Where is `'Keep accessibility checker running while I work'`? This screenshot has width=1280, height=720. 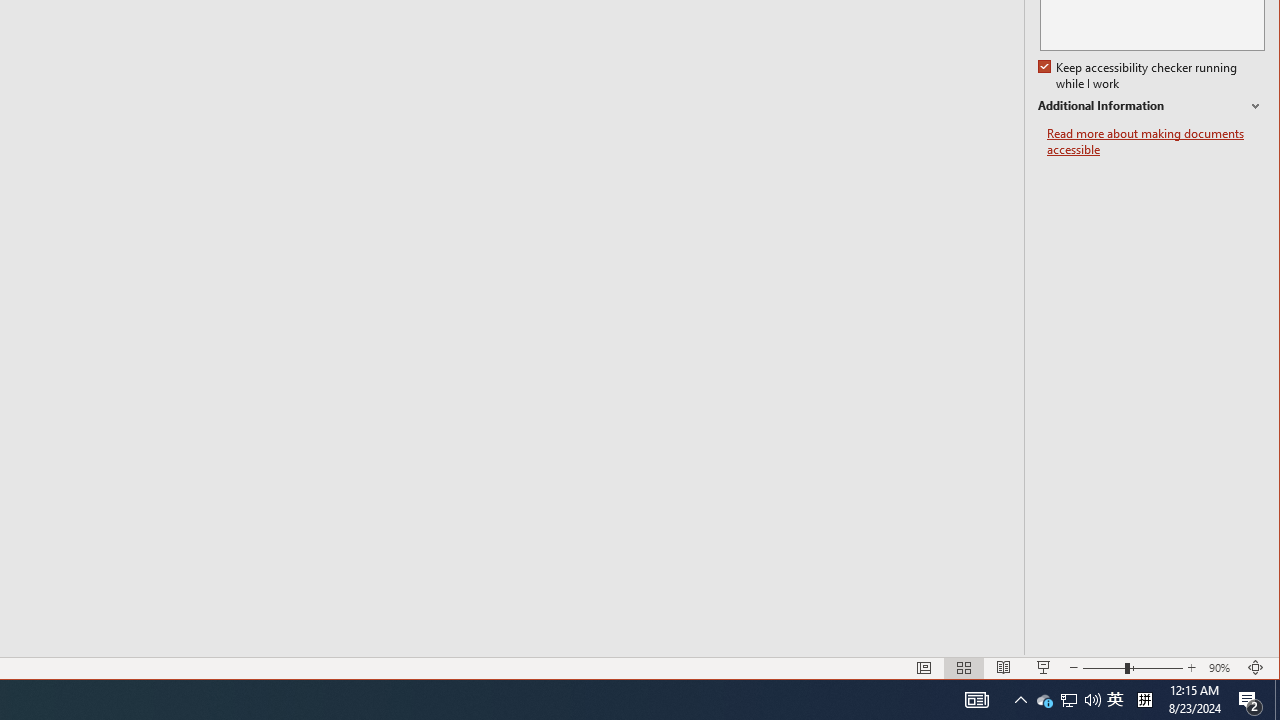
'Keep accessibility checker running while I work' is located at coordinates (1139, 75).